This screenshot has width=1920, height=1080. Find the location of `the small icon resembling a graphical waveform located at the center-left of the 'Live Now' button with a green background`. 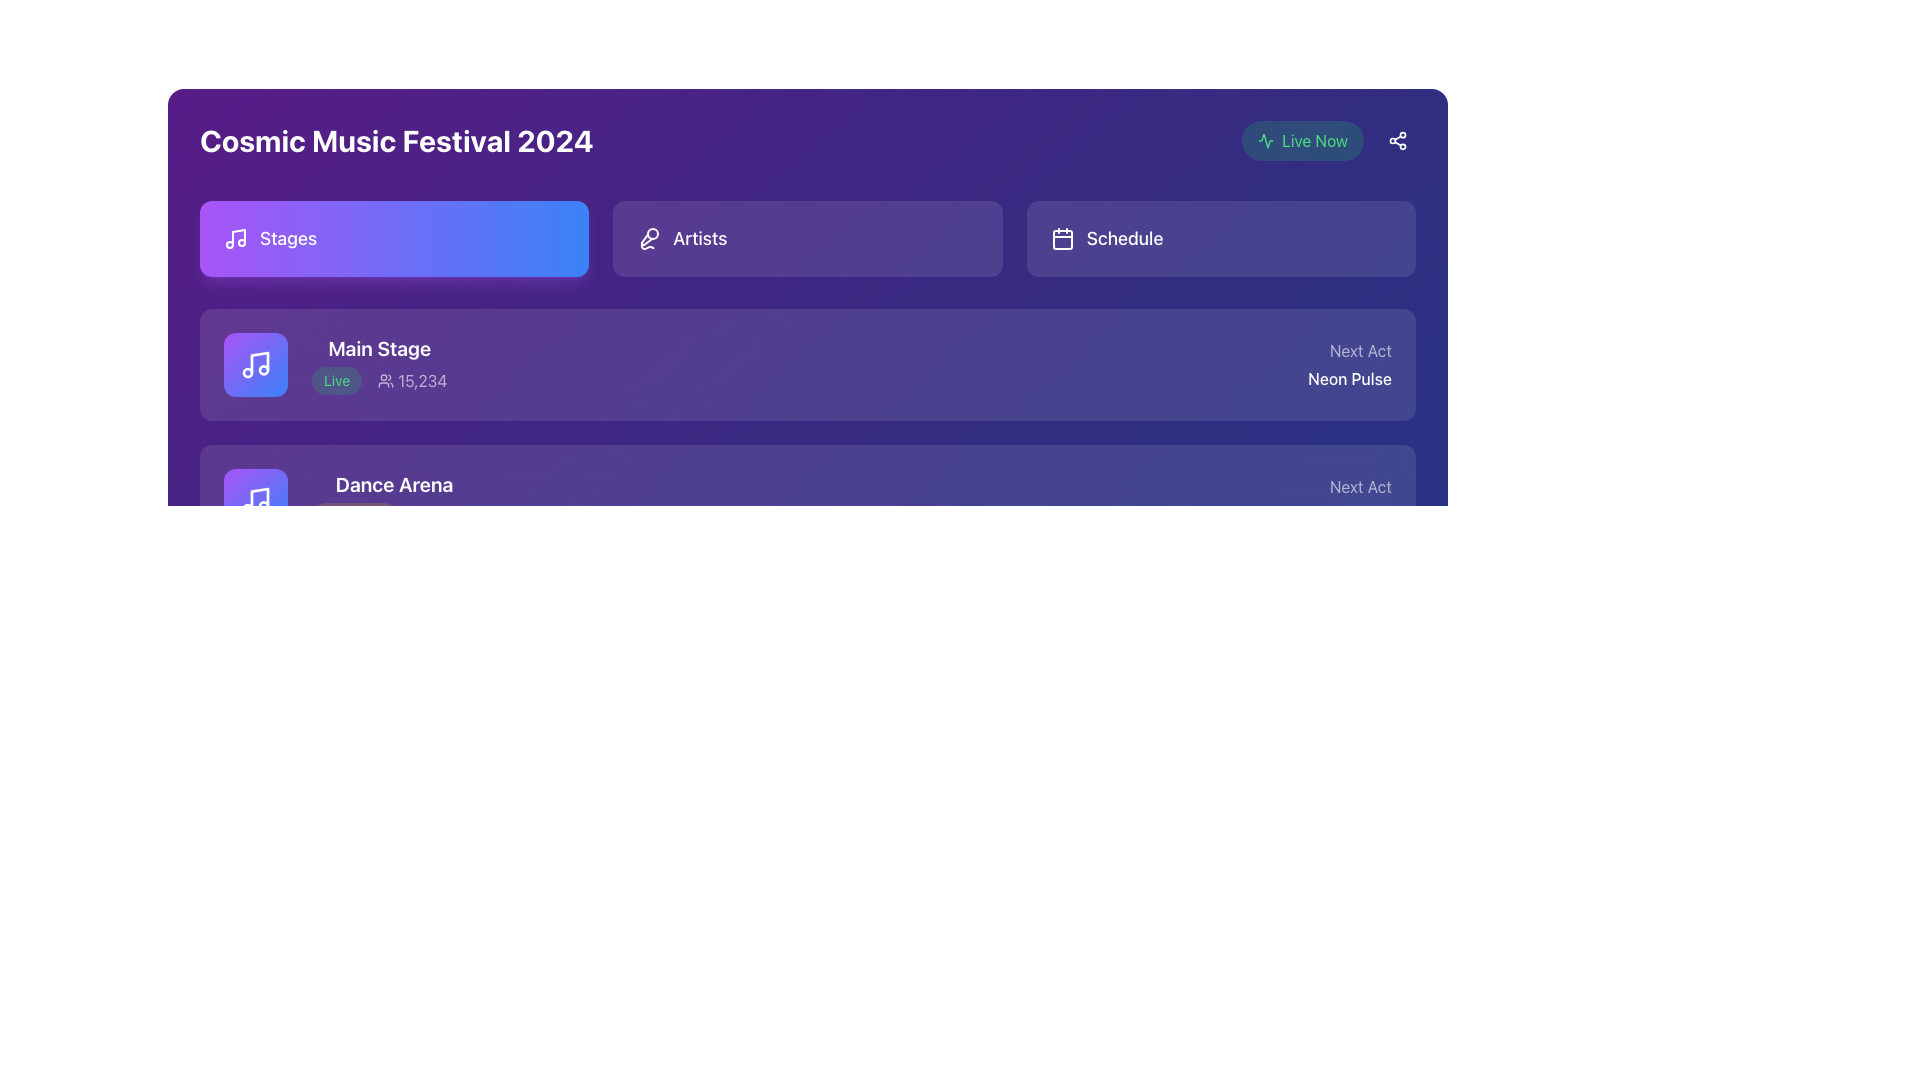

the small icon resembling a graphical waveform located at the center-left of the 'Live Now' button with a green background is located at coordinates (1265, 140).